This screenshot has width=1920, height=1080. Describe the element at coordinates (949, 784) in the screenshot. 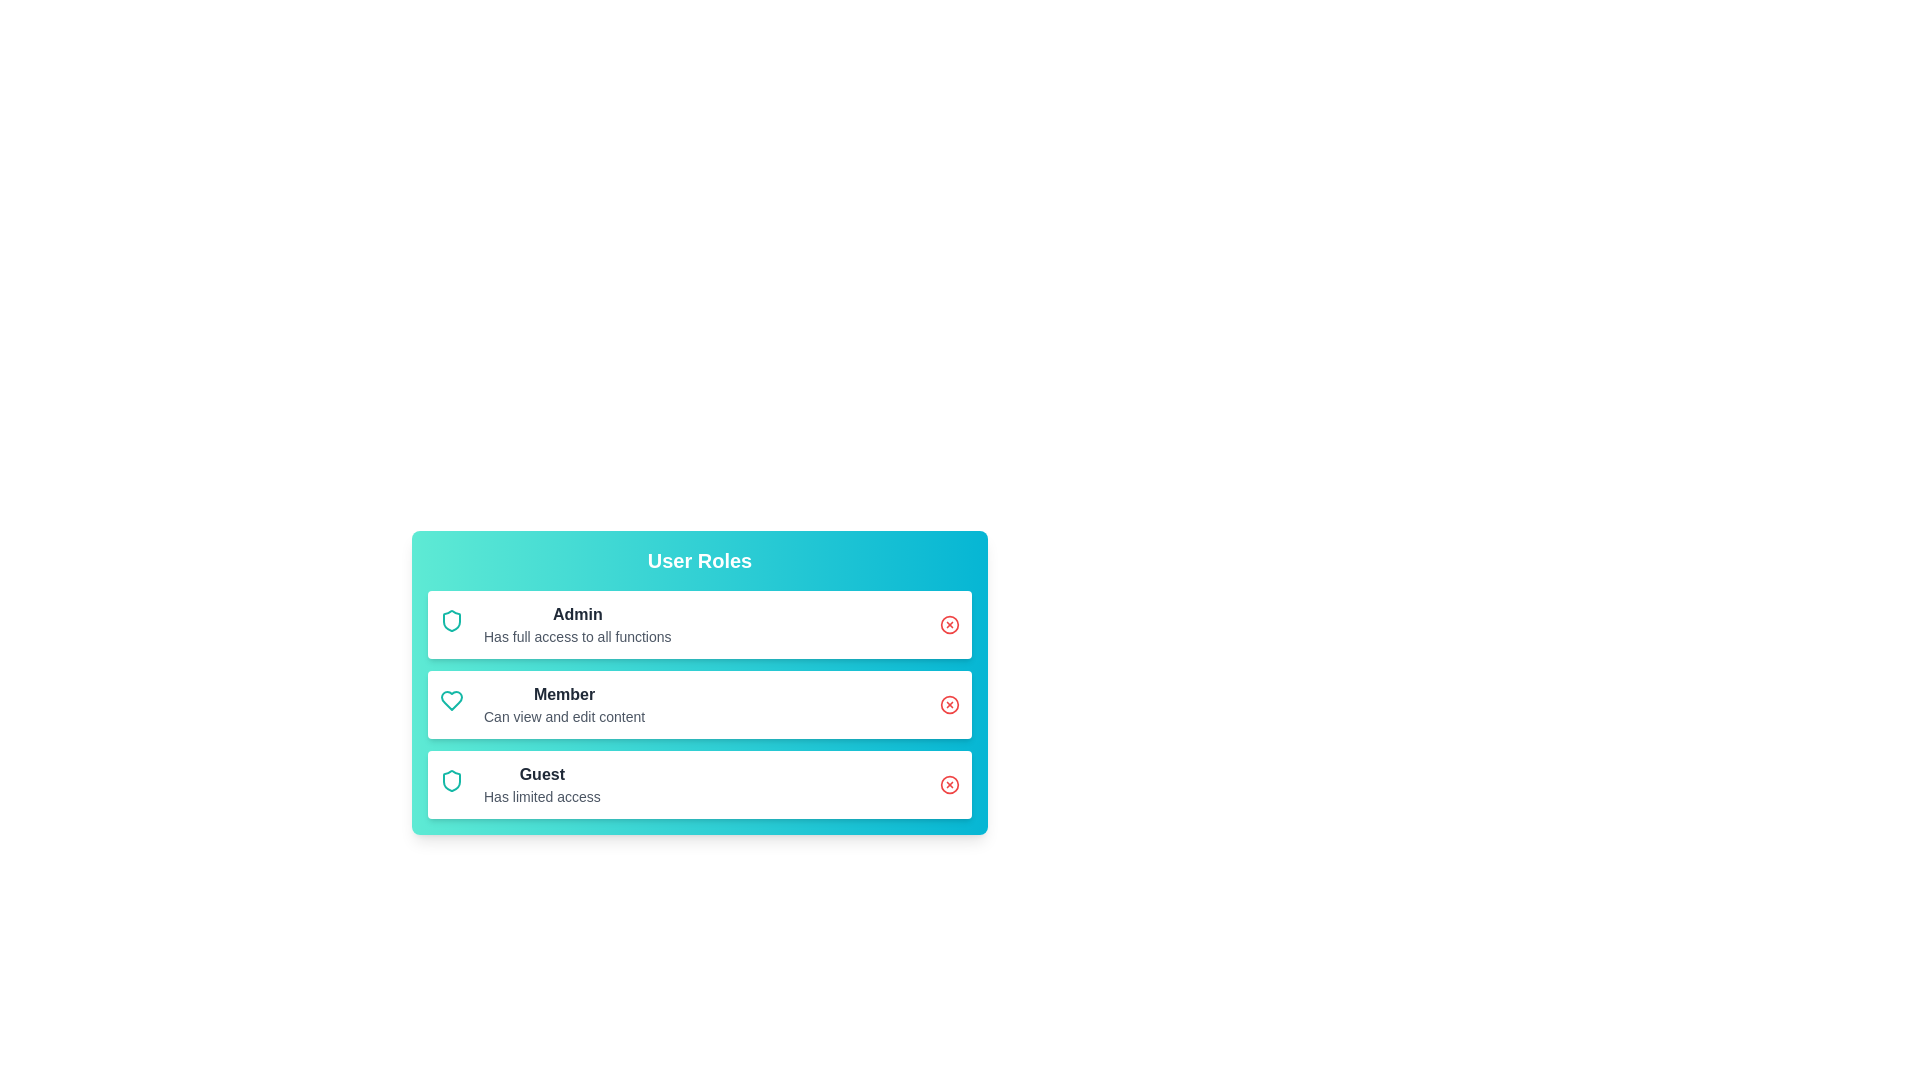

I see `the remove button for the role Guest to delete it` at that location.